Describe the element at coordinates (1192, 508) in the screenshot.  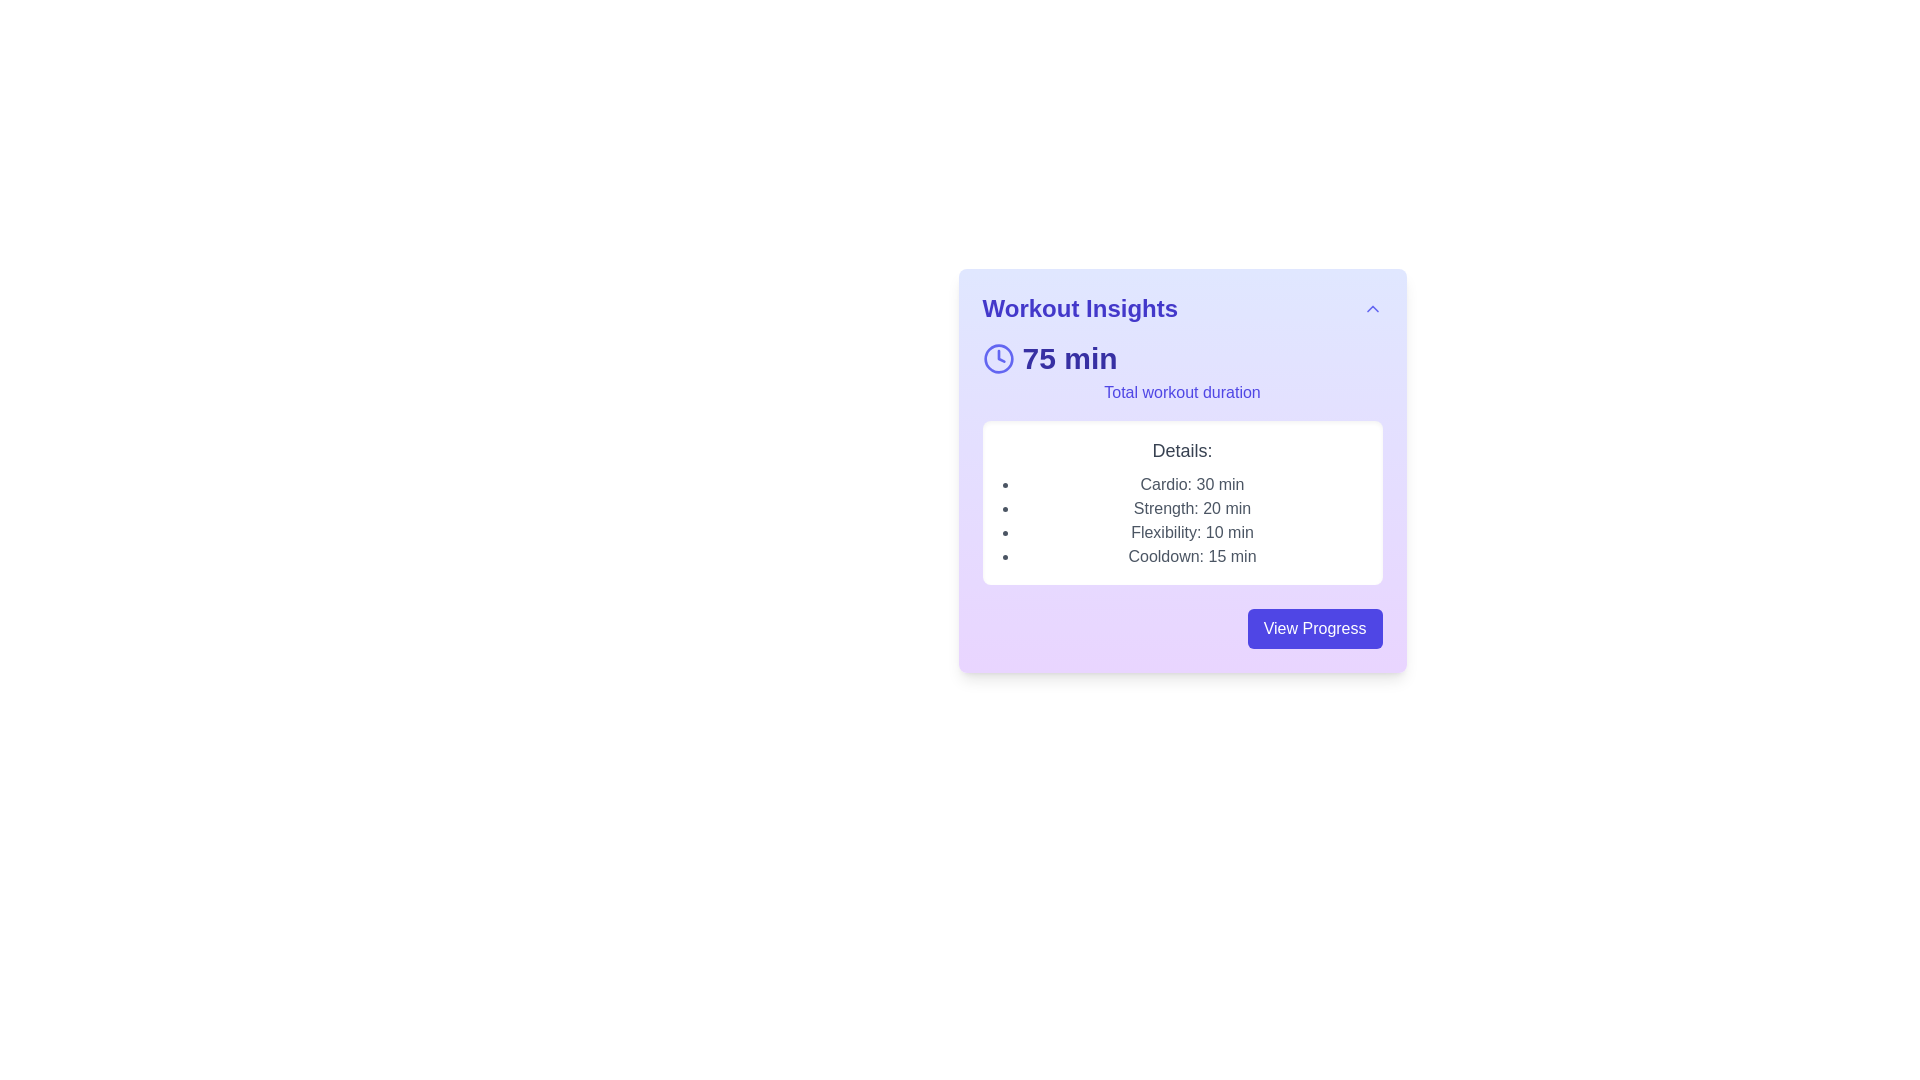
I see `the second item in the bulleted list of workout activities that indicates the 'Strength' portion of a workout session with a duration of 20 minutes, located within the 'Details' section under 'Workout Insights'` at that location.